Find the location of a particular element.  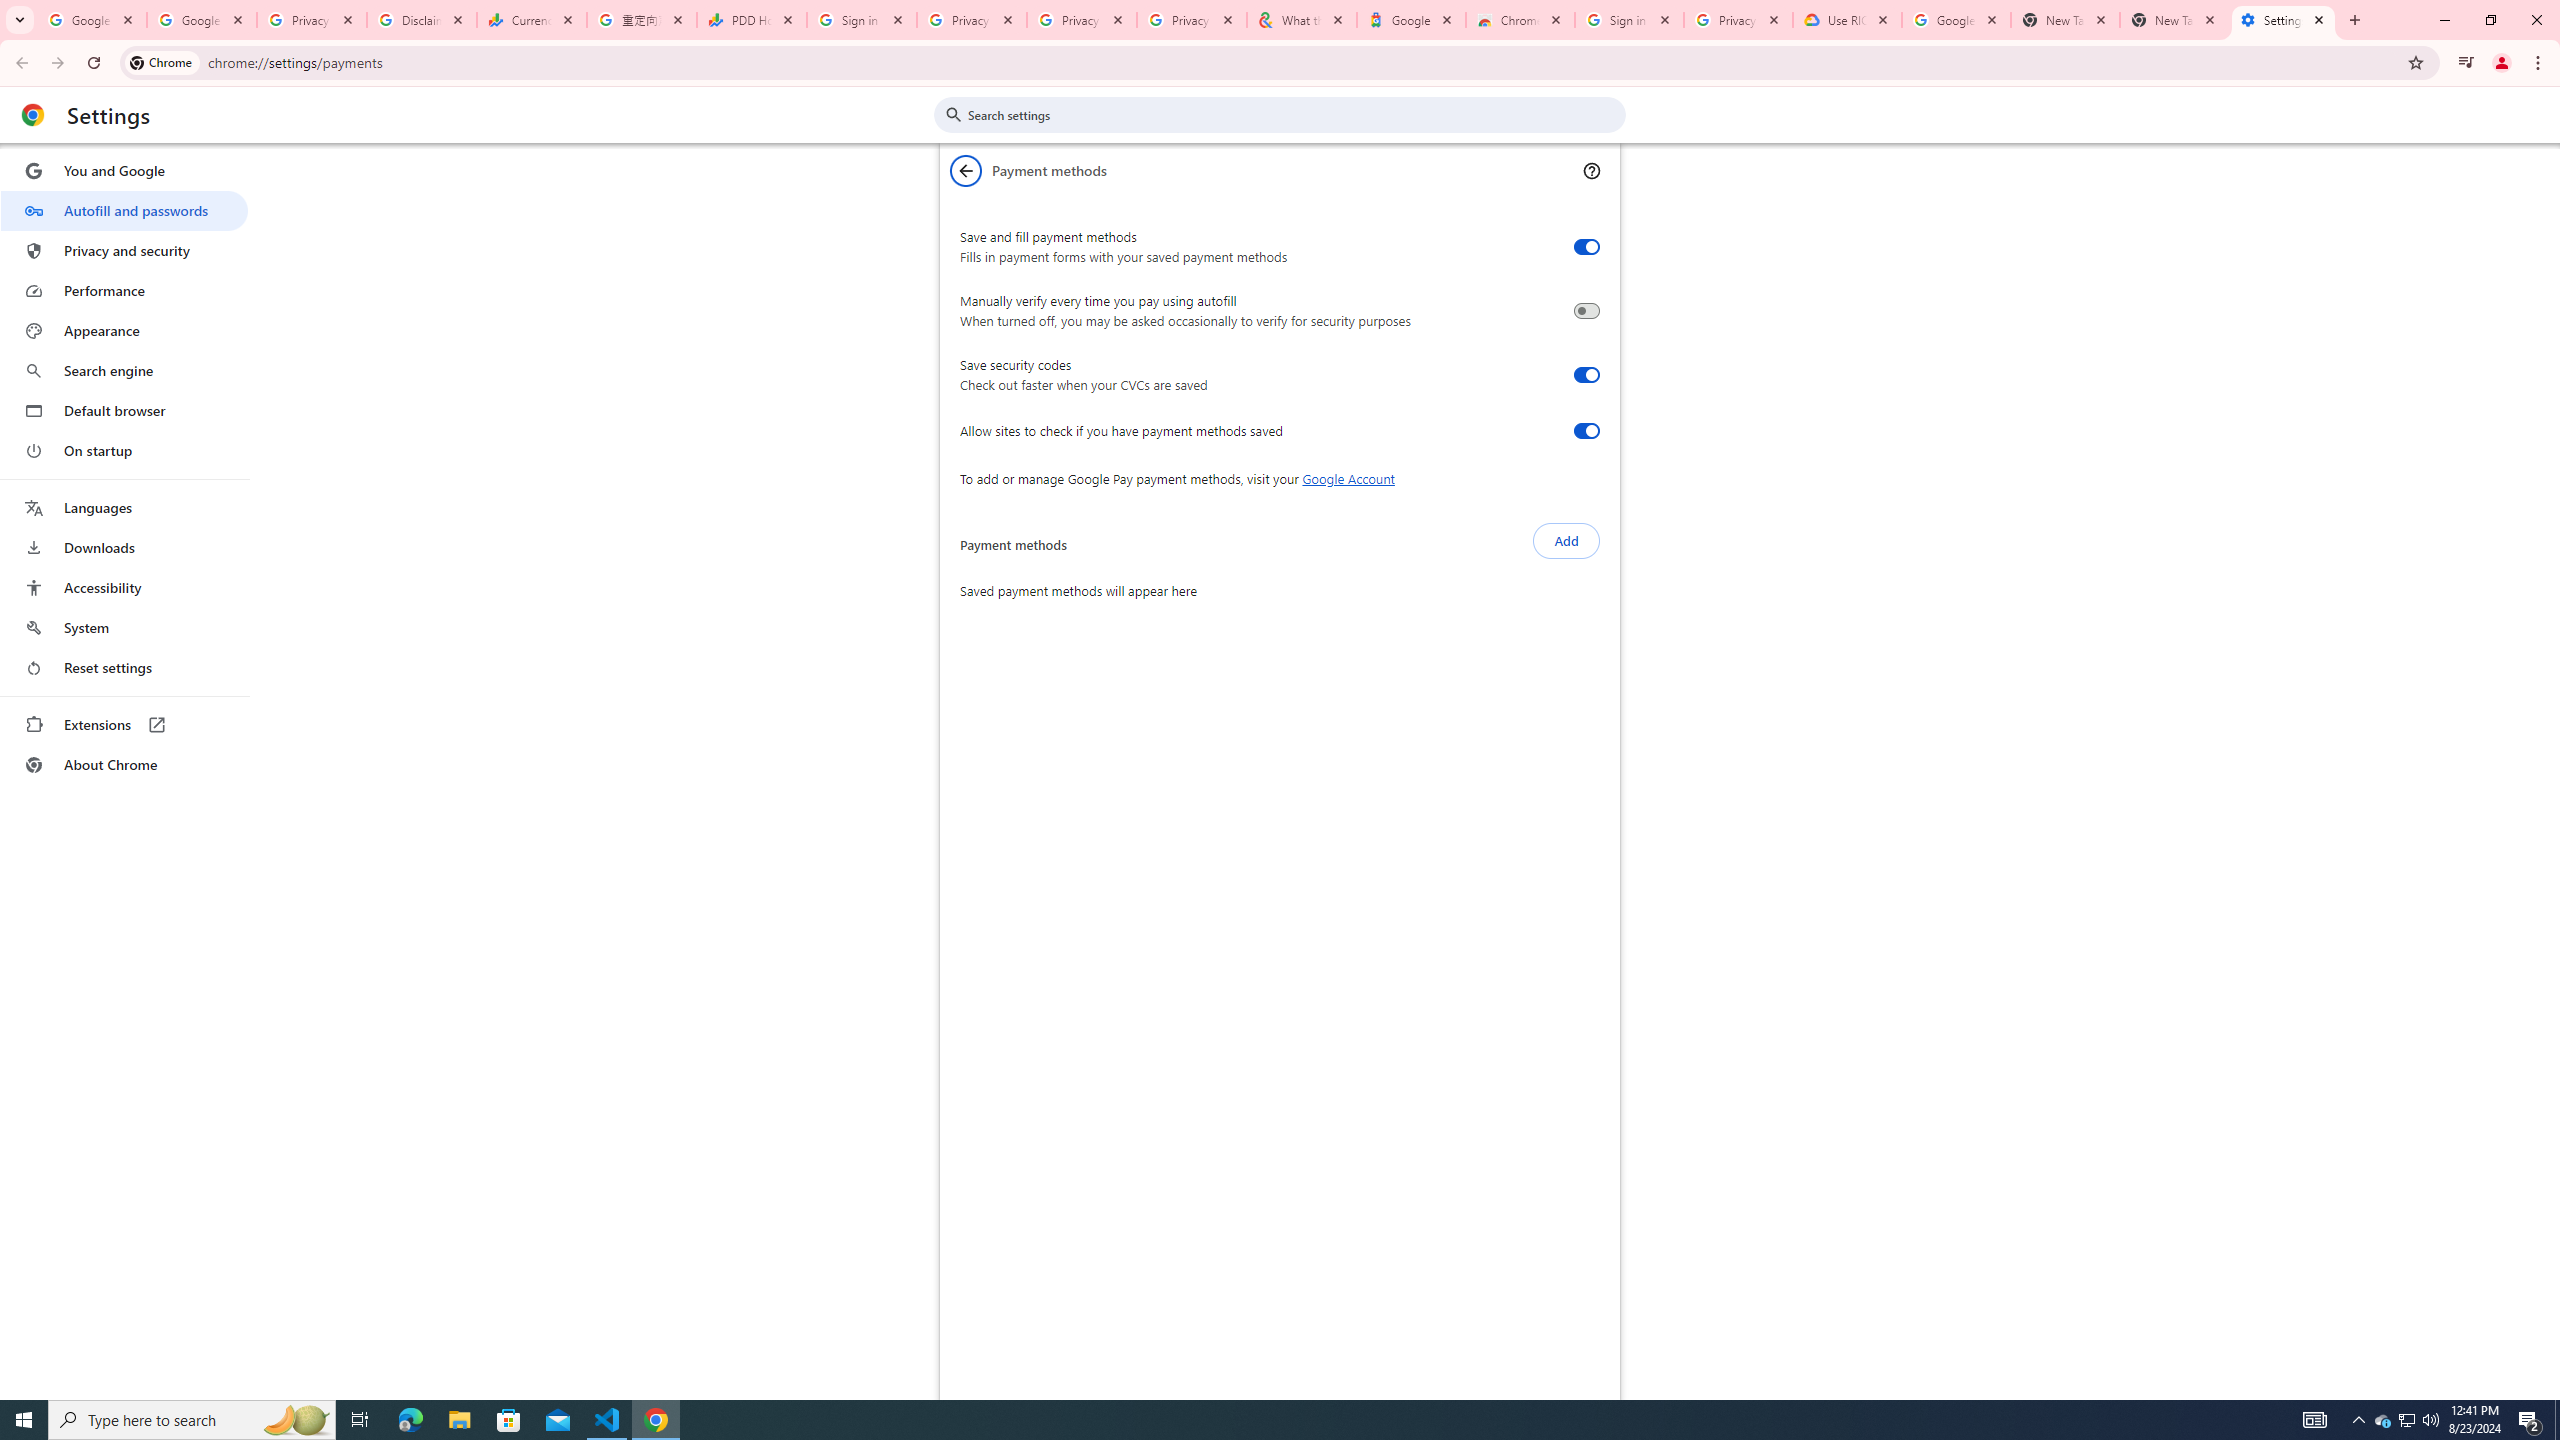

'Search settings' is located at coordinates (1293, 114).